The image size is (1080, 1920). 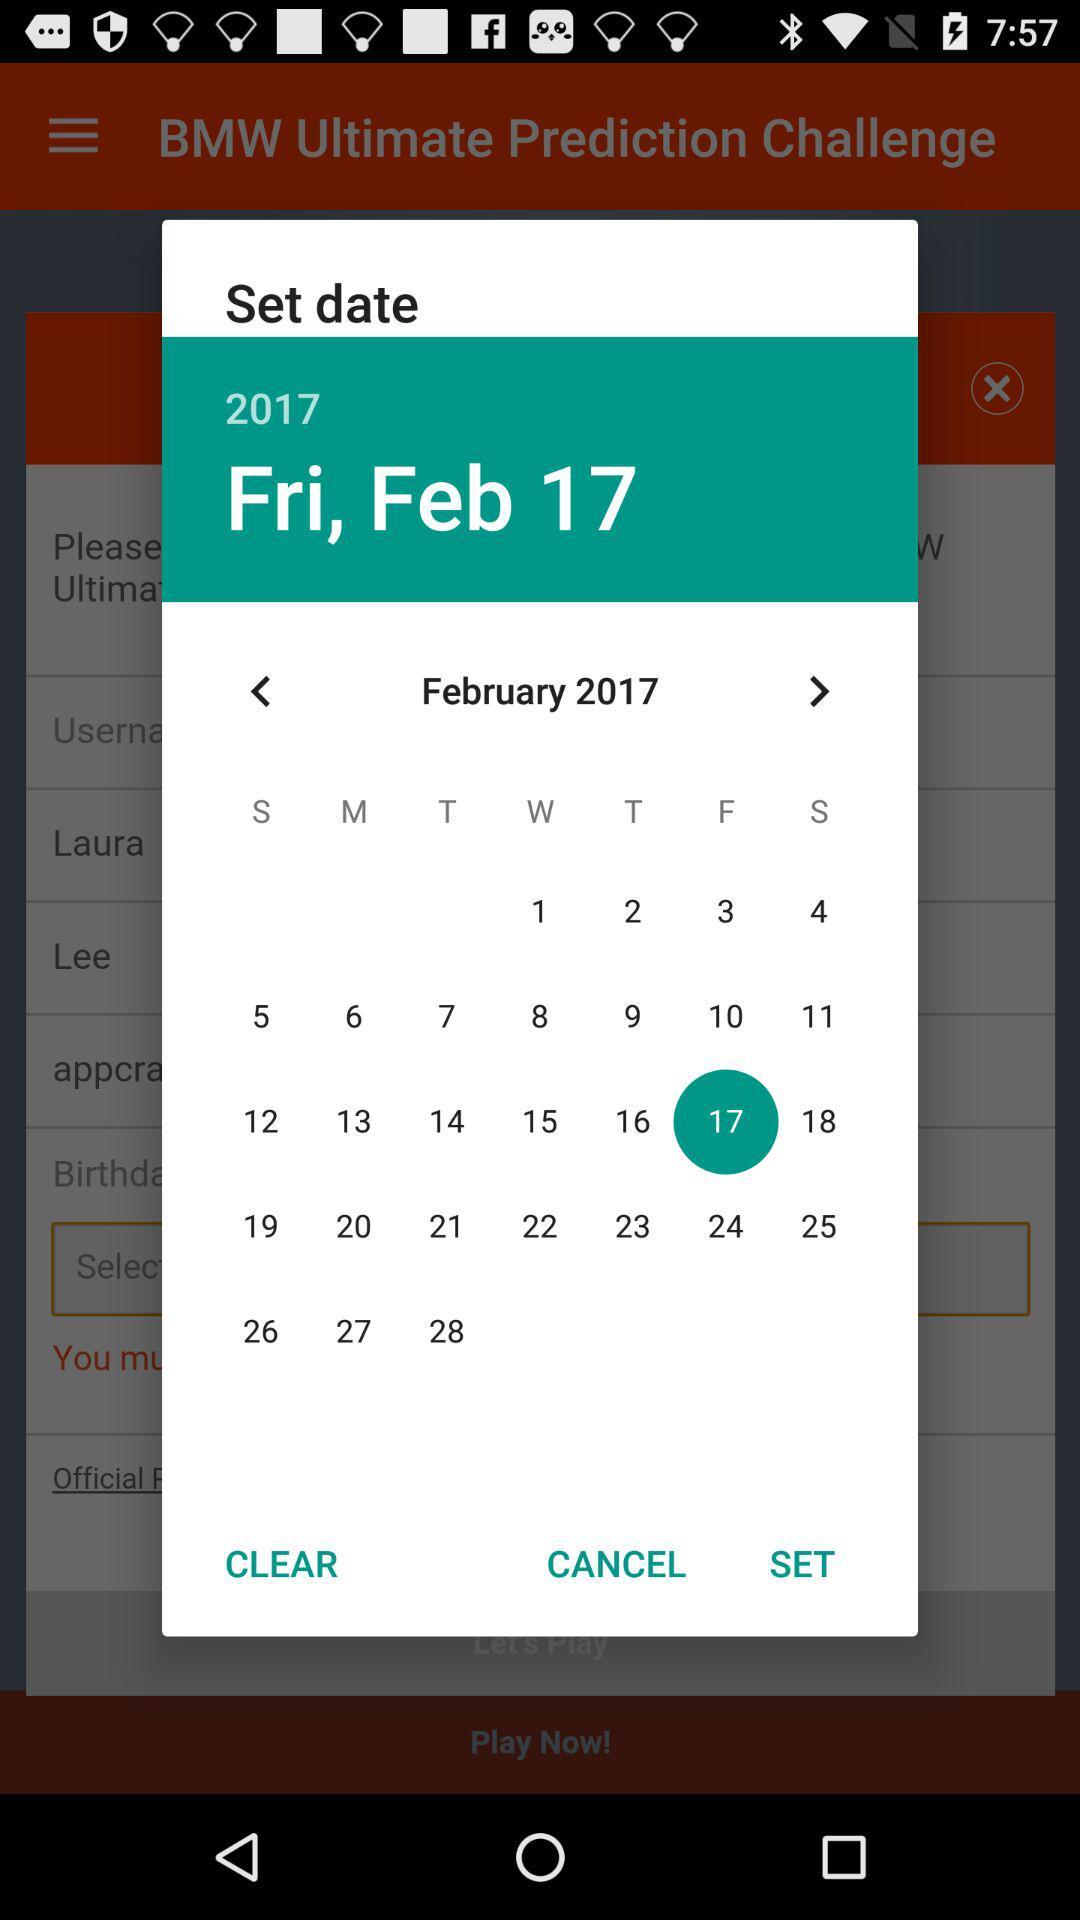 I want to click on the icon to the left of the cancel item, so click(x=281, y=1562).